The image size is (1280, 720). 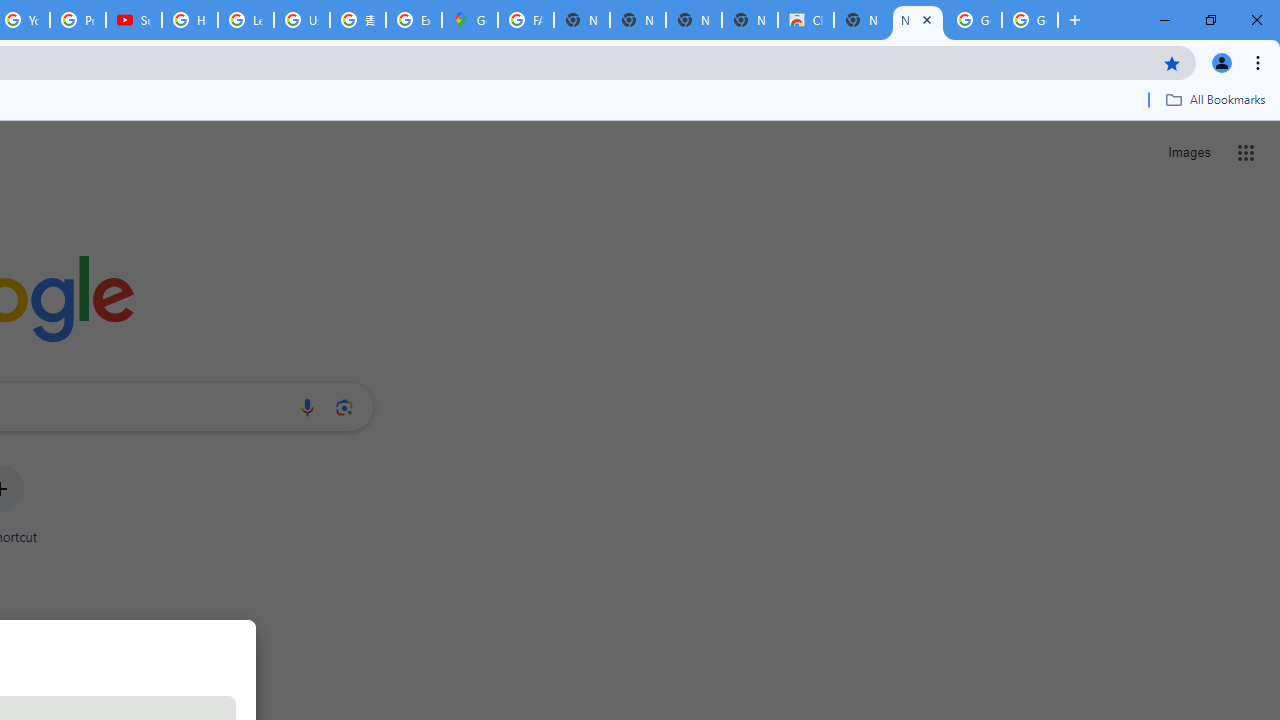 I want to click on 'How Chrome protects your passwords - Google Chrome Help', so click(x=190, y=20).